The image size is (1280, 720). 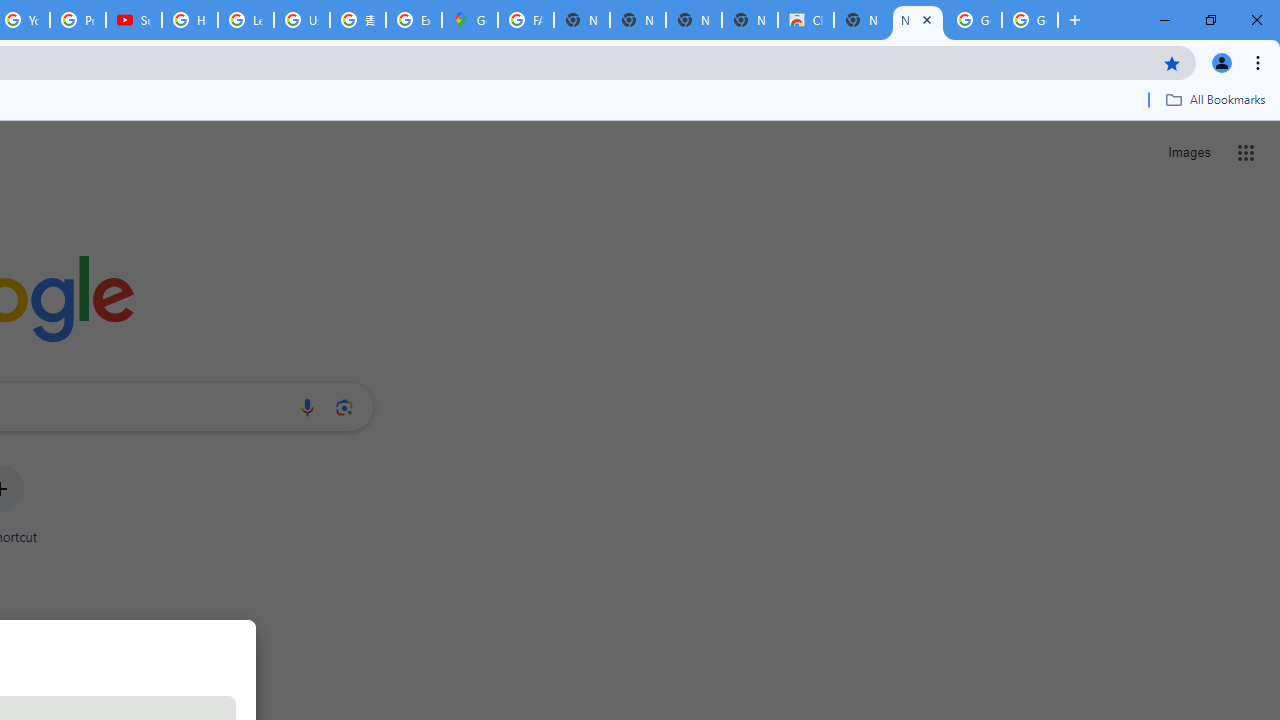 I want to click on 'How Chrome protects your passwords - Google Chrome Help', so click(x=190, y=20).